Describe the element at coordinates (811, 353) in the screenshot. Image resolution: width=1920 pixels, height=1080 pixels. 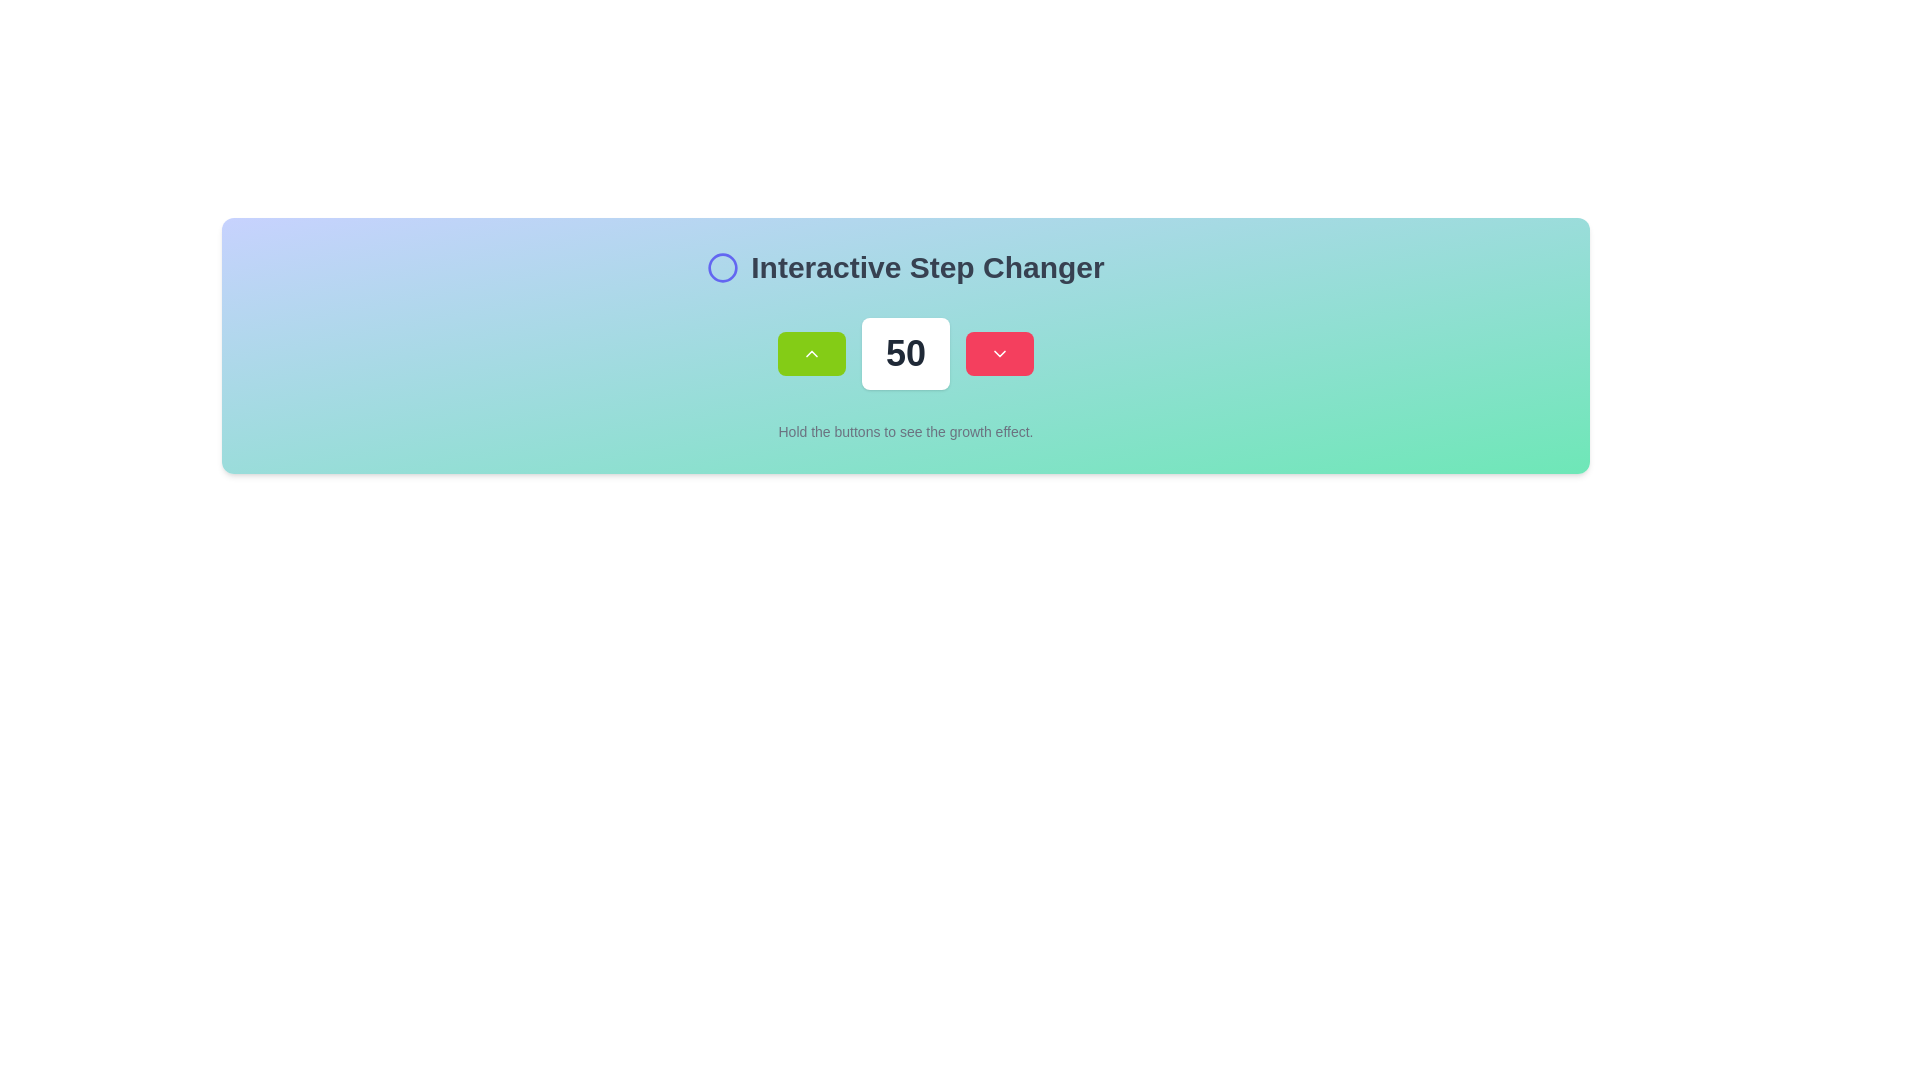
I see `the upward-pointing chevron icon located in the center of a lime-green rectangular button for keyboard navigation` at that location.